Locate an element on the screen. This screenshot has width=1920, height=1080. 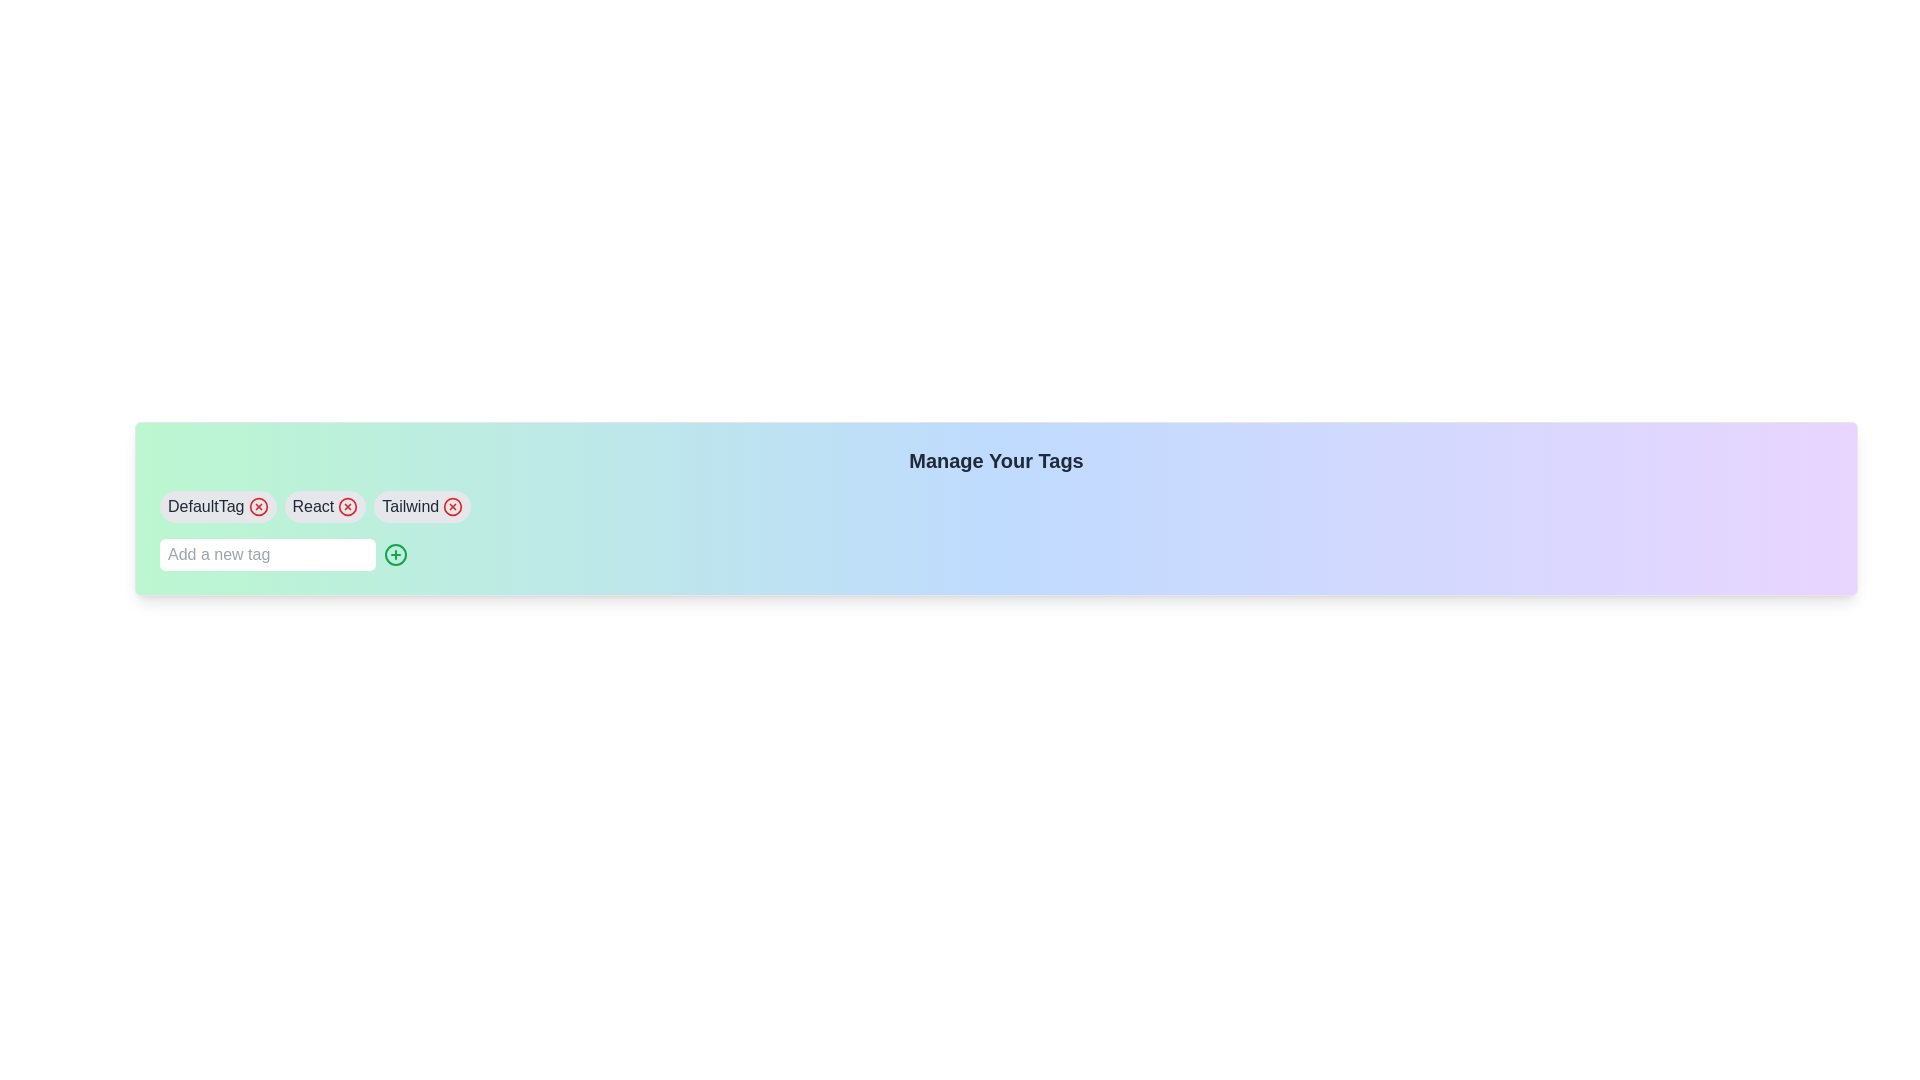
the 'React' tag, which is the second tag in a horizontal list is located at coordinates (325, 505).